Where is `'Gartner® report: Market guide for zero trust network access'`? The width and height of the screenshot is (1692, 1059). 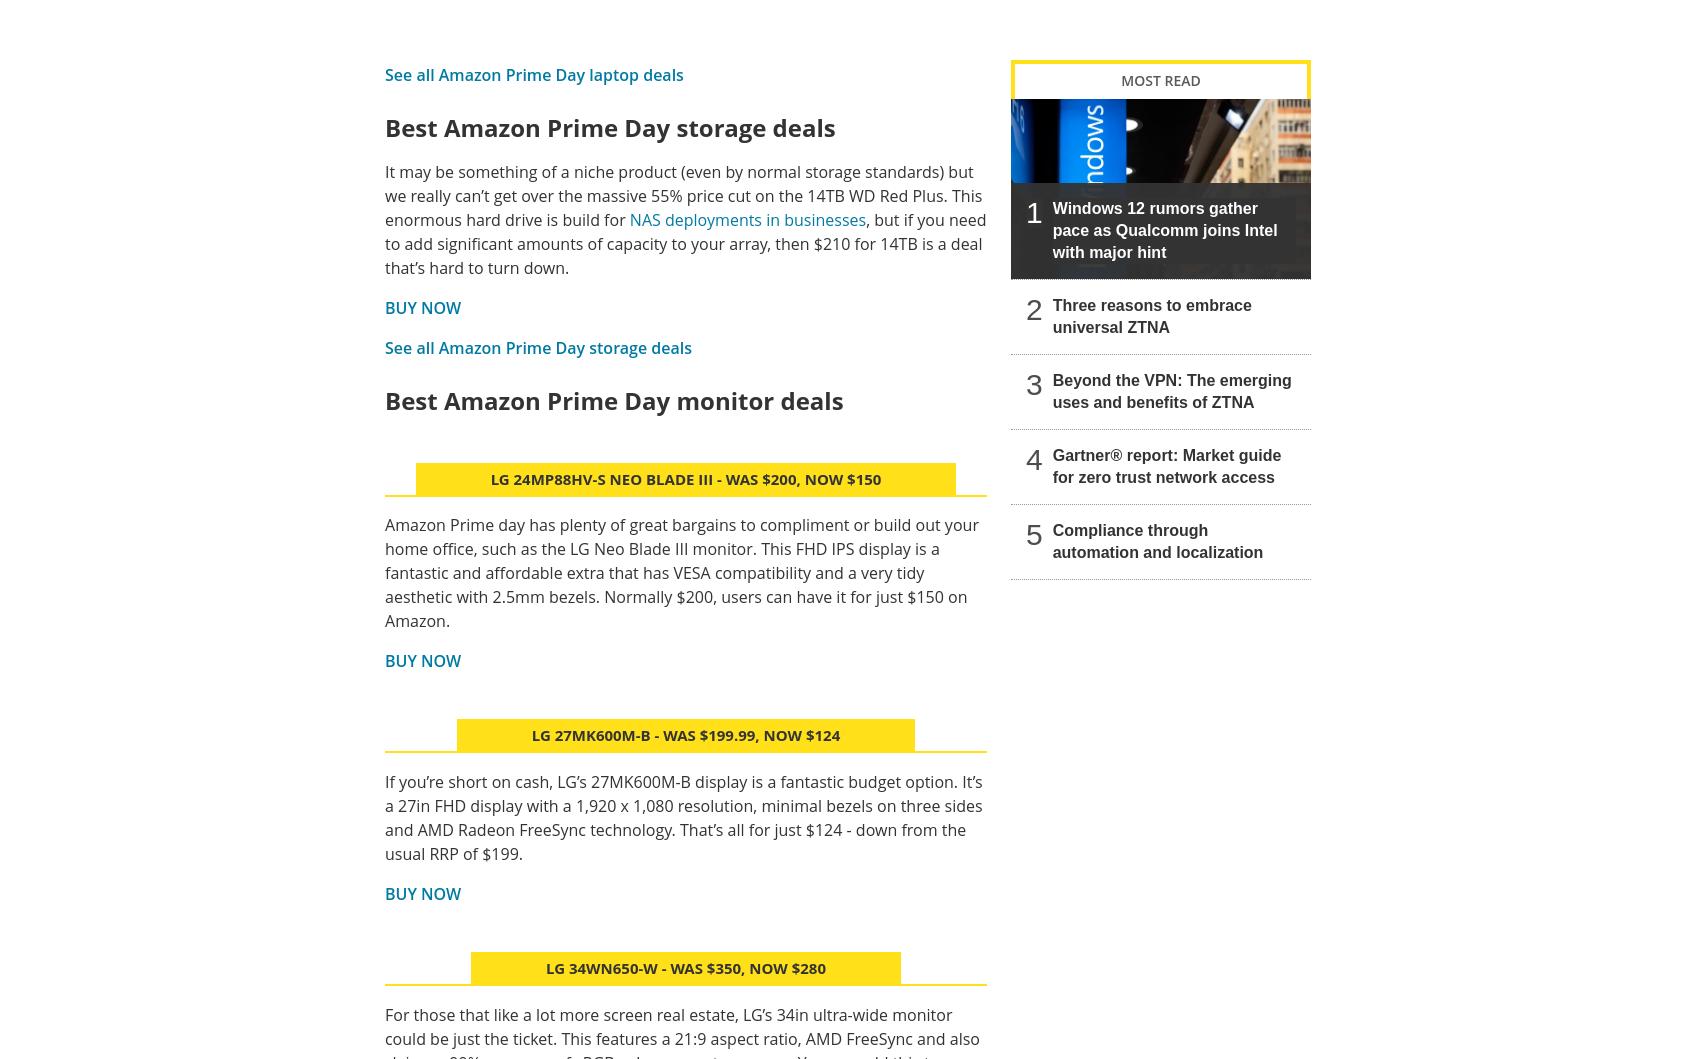
'Gartner® report: Market guide for zero trust network access' is located at coordinates (1165, 465).